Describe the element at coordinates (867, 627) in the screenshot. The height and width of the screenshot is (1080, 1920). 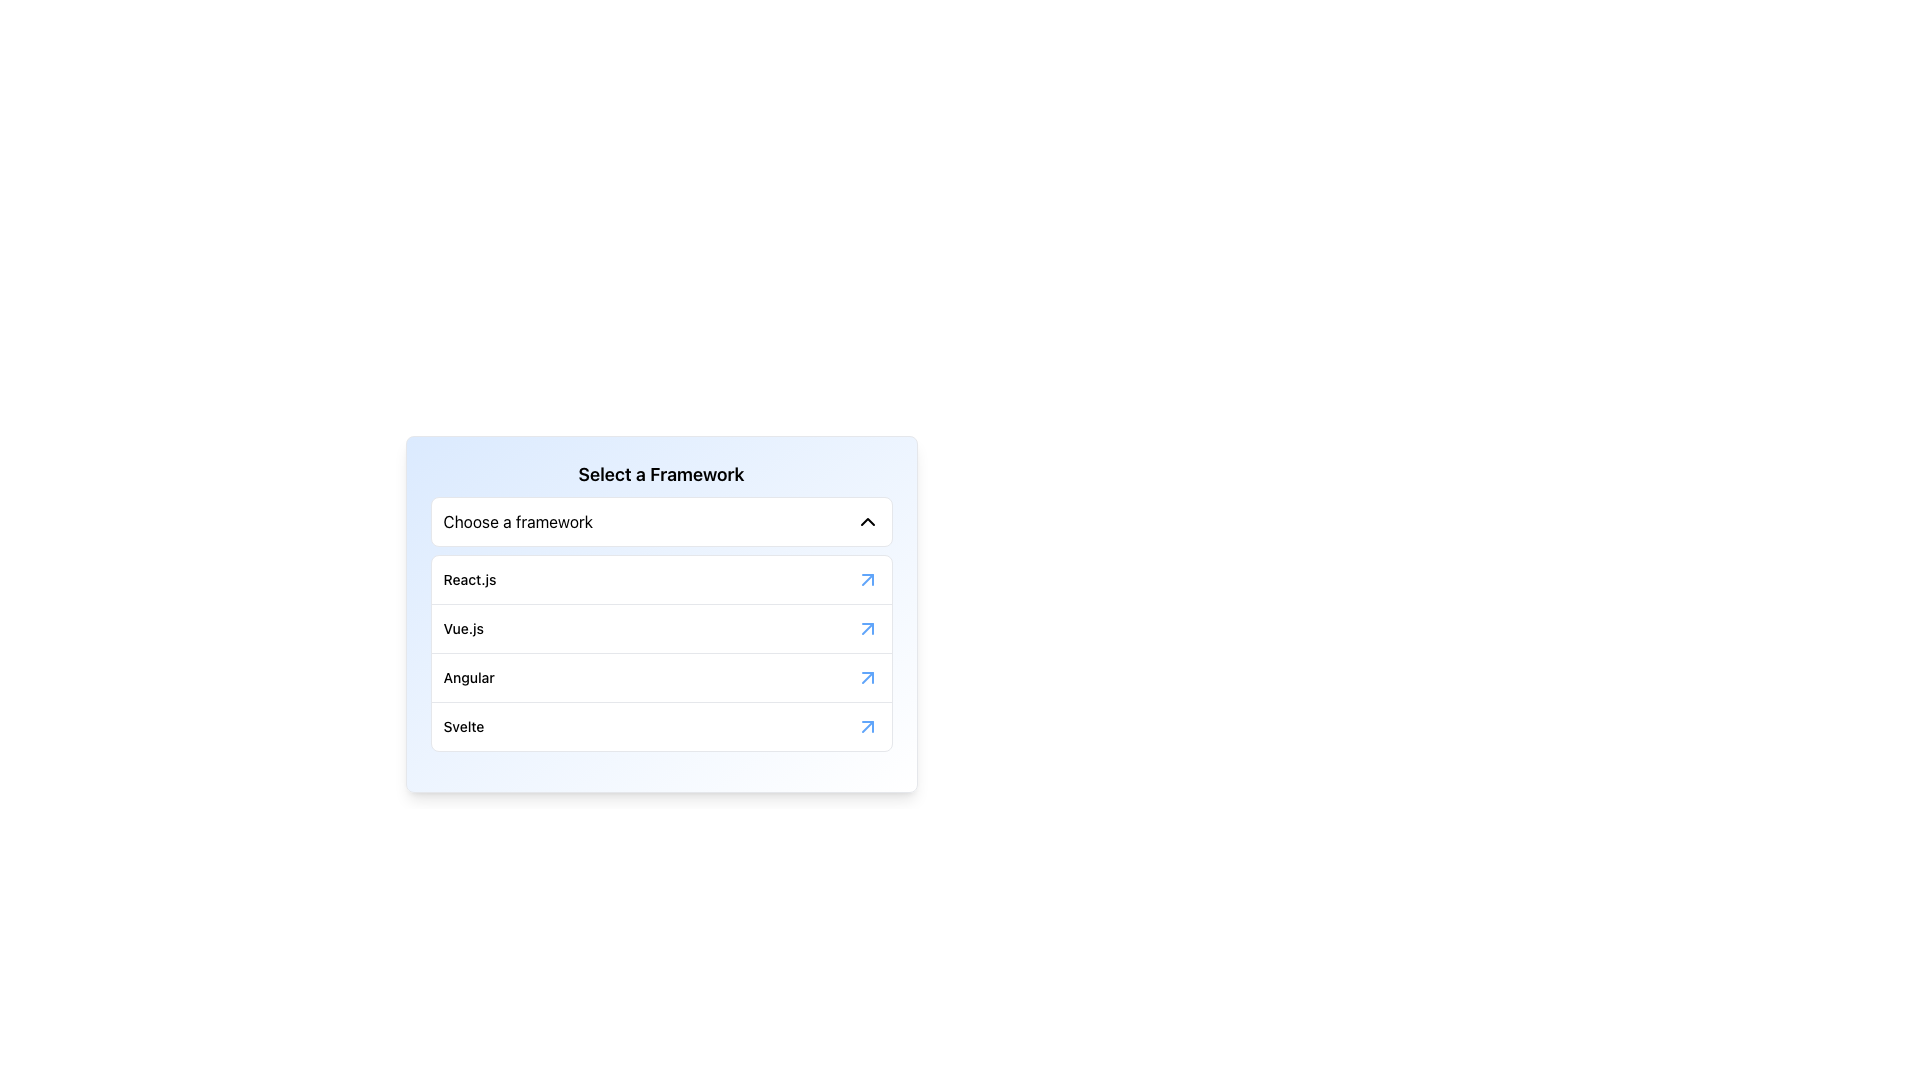
I see `the blue arrow icon pointing up and to the right, which is located next to the 'Vue.js' text in the dropdown menu labeled 'Select a Framework'` at that location.